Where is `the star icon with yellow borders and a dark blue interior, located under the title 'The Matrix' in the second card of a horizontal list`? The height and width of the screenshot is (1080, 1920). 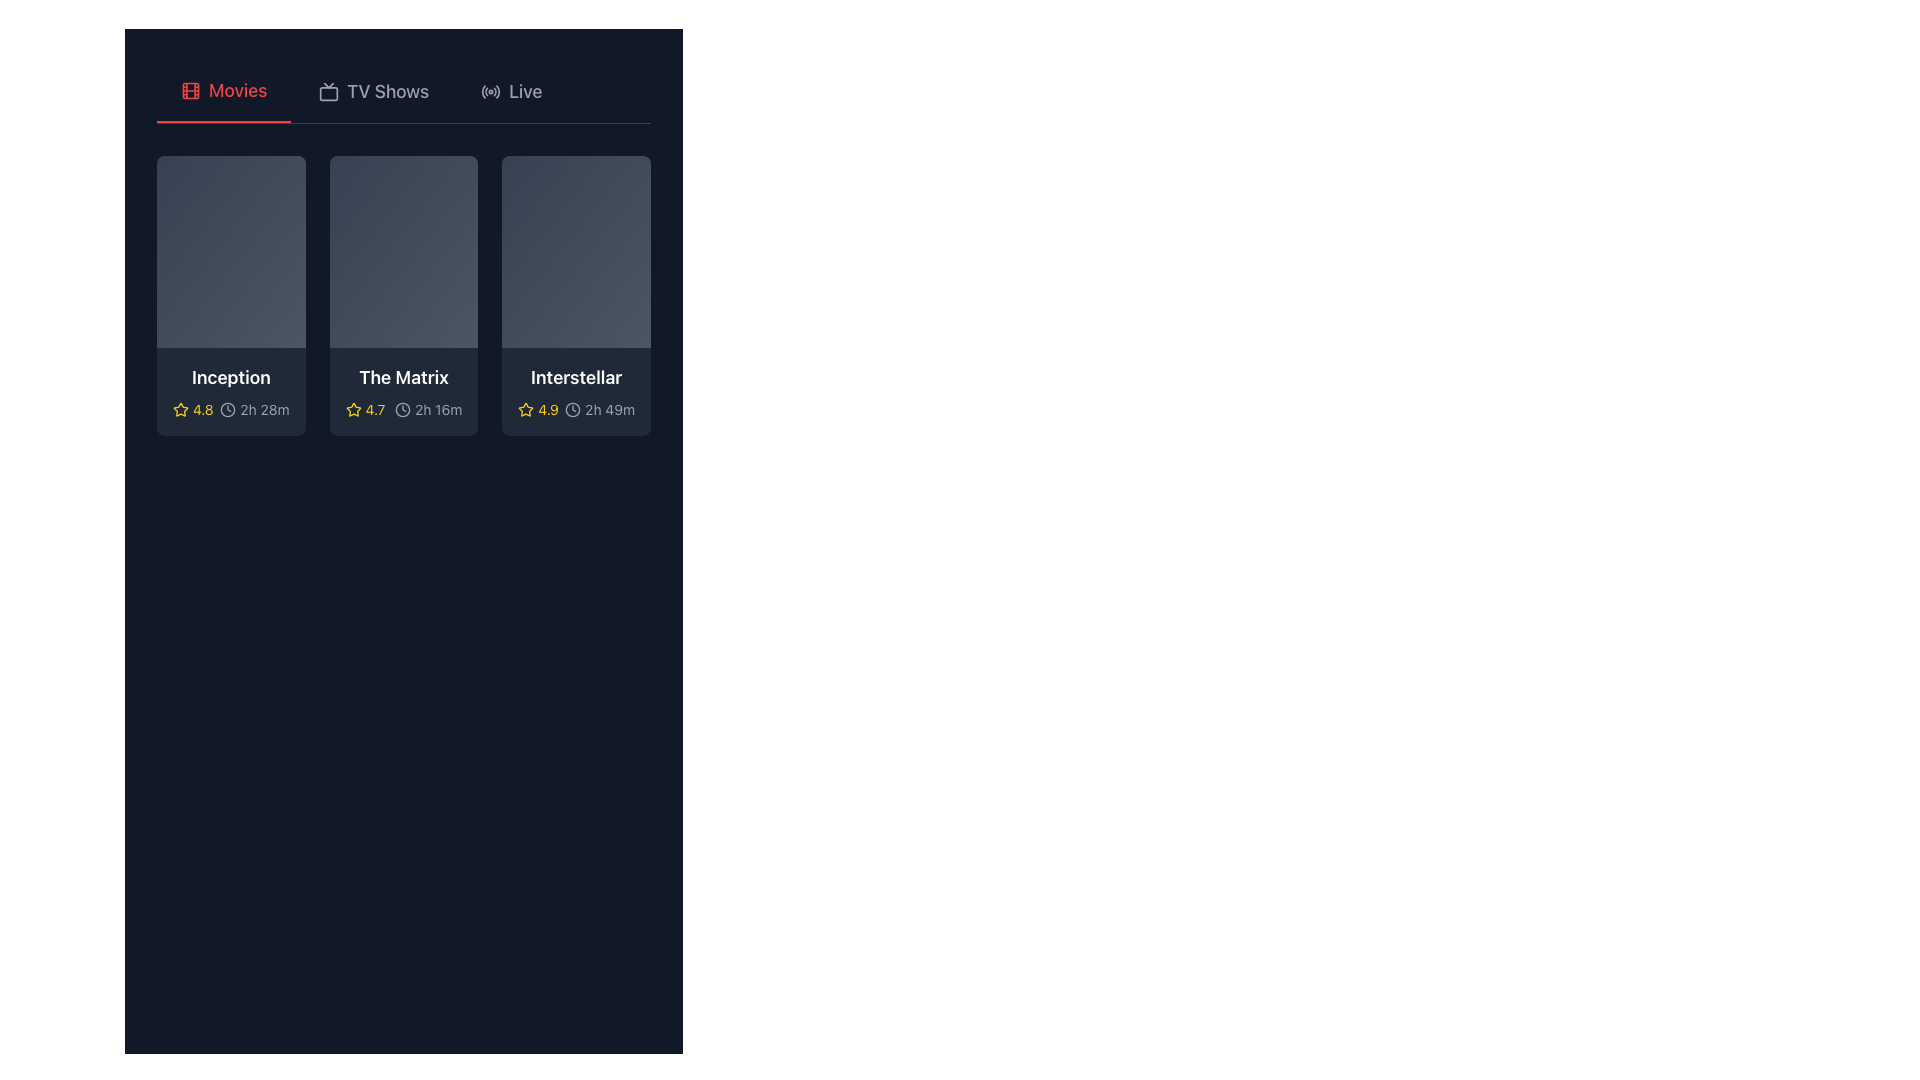
the star icon with yellow borders and a dark blue interior, located under the title 'The Matrix' in the second card of a horizontal list is located at coordinates (353, 408).